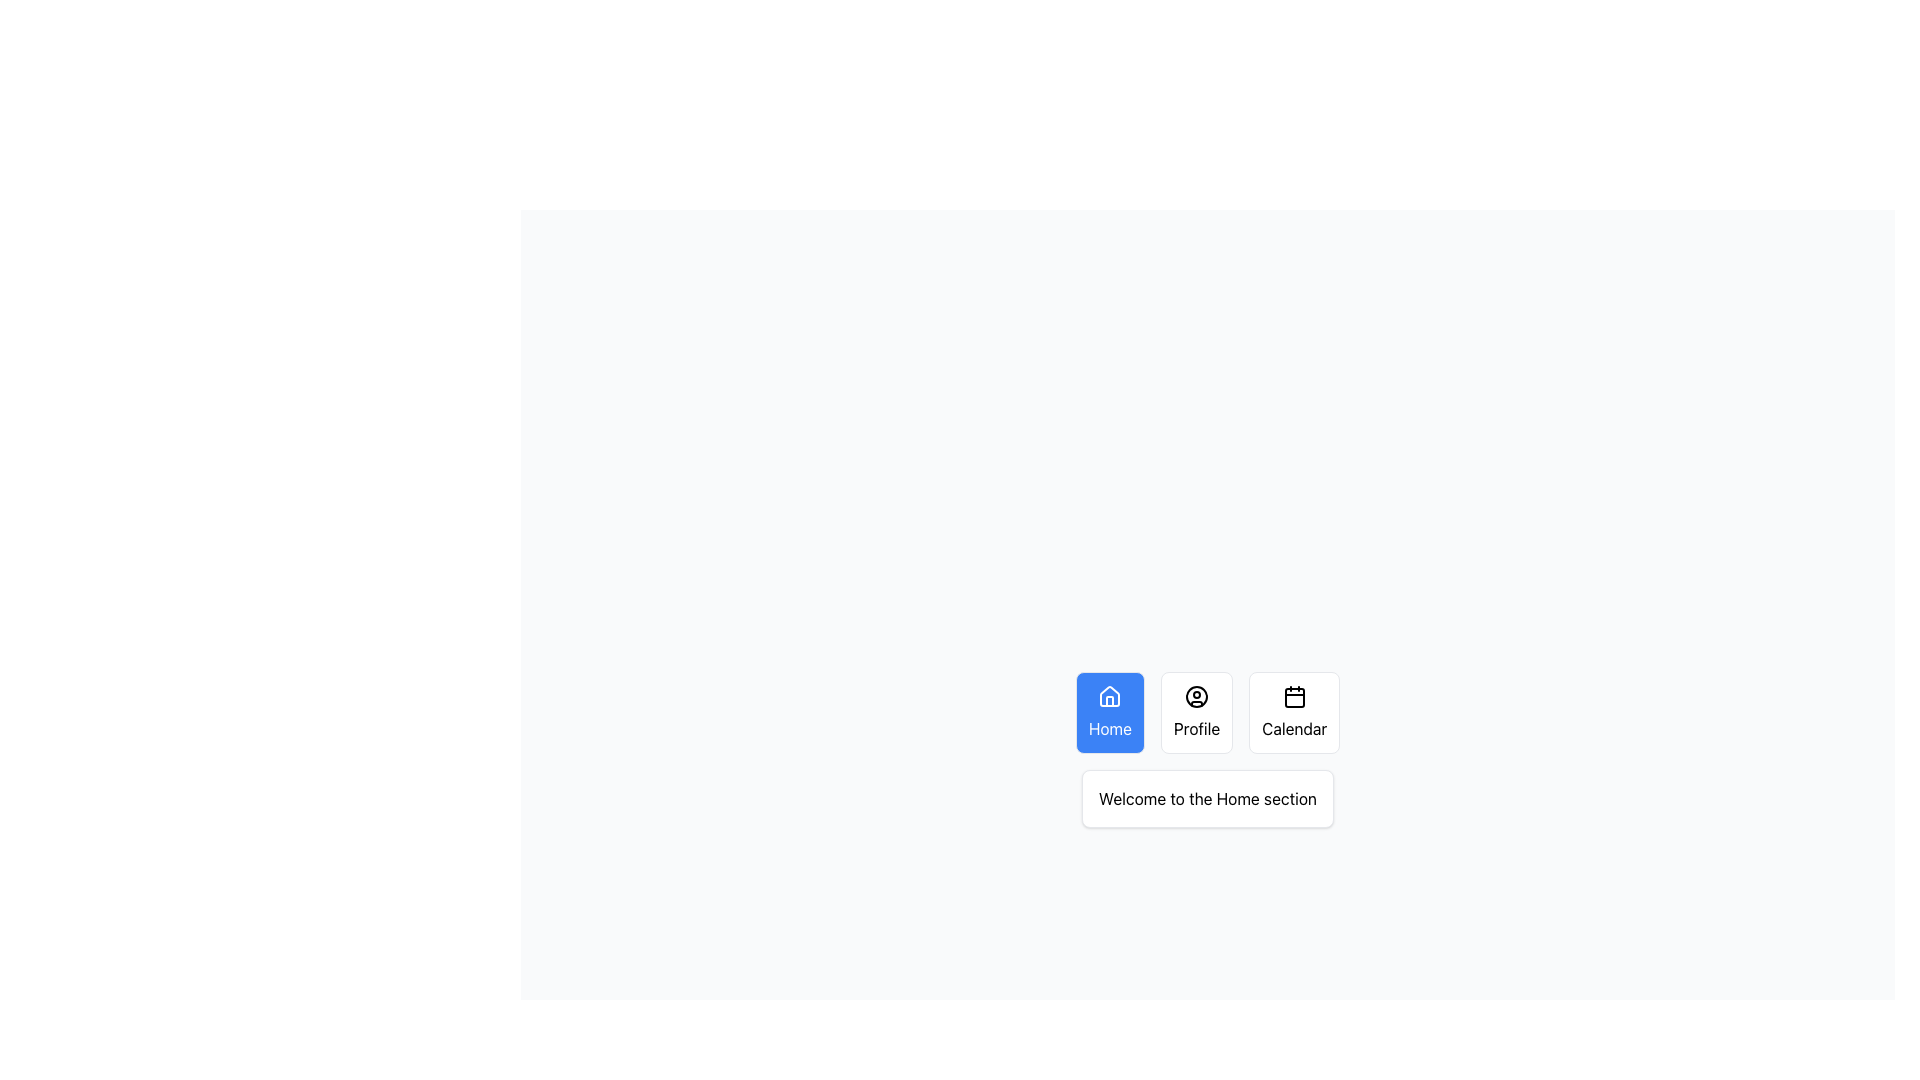 This screenshot has width=1920, height=1080. I want to click on the house icon located at the center-left of the horizontal navigation bar, so click(1109, 700).